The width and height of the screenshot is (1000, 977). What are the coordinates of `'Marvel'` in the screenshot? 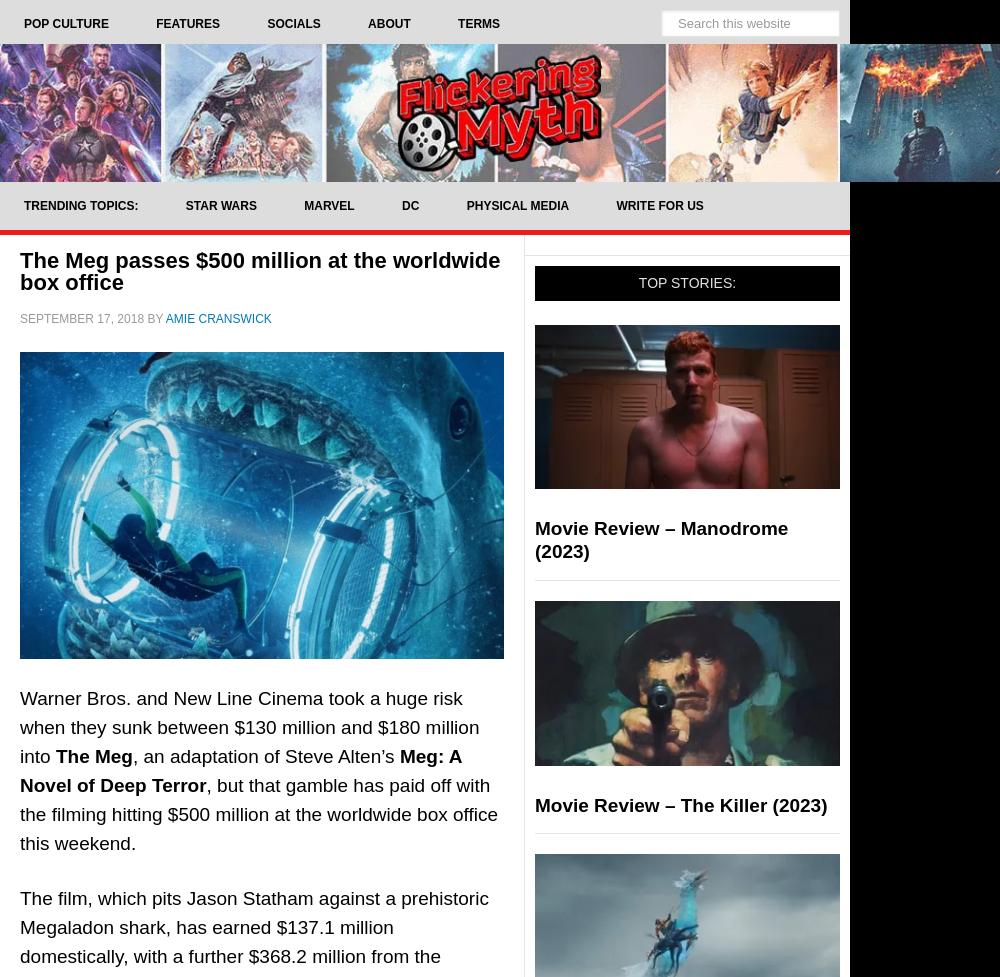 It's located at (328, 204).